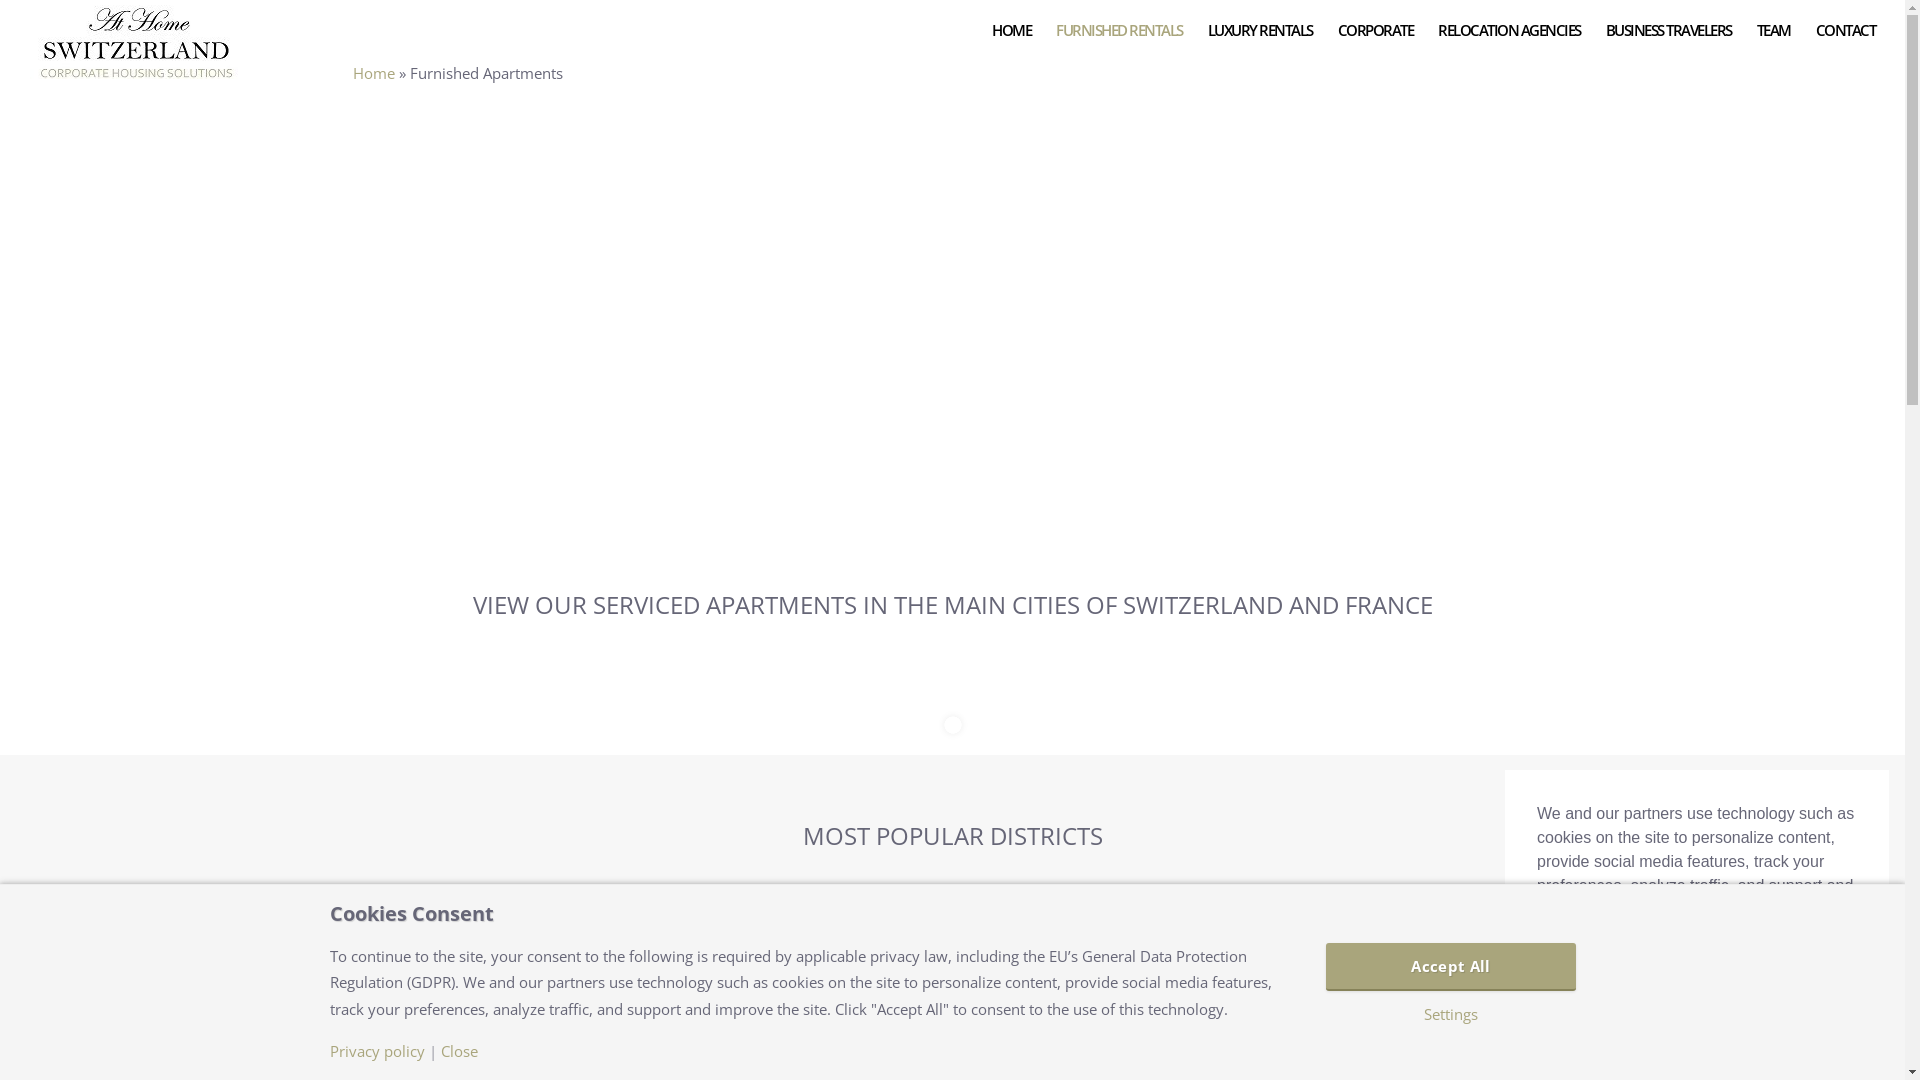 This screenshot has height=1080, width=1920. I want to click on 'CORPORATE', so click(1338, 30).